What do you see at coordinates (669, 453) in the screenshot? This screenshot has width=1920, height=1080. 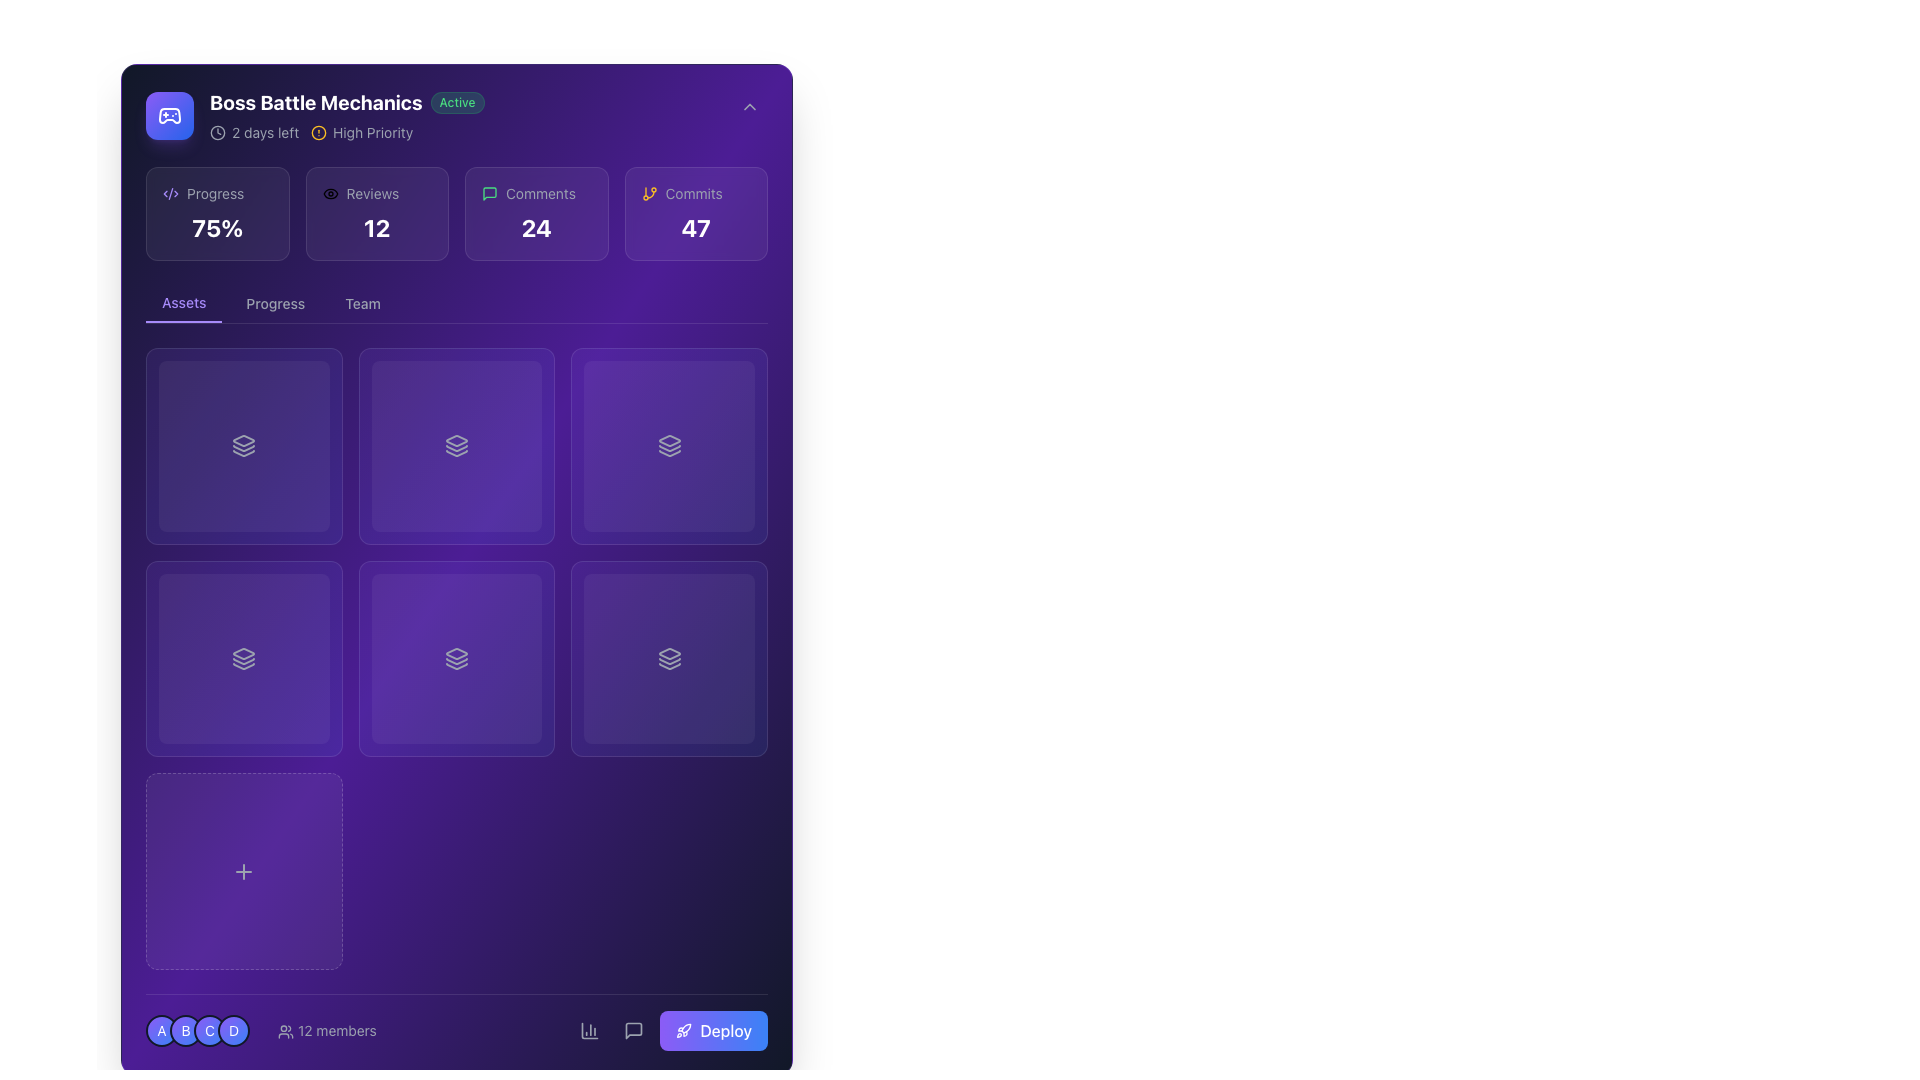 I see `the SVG graphic representing the bottom layer of a tri-layer stack visual, located in the middle-right of the grid layout` at bounding box center [669, 453].